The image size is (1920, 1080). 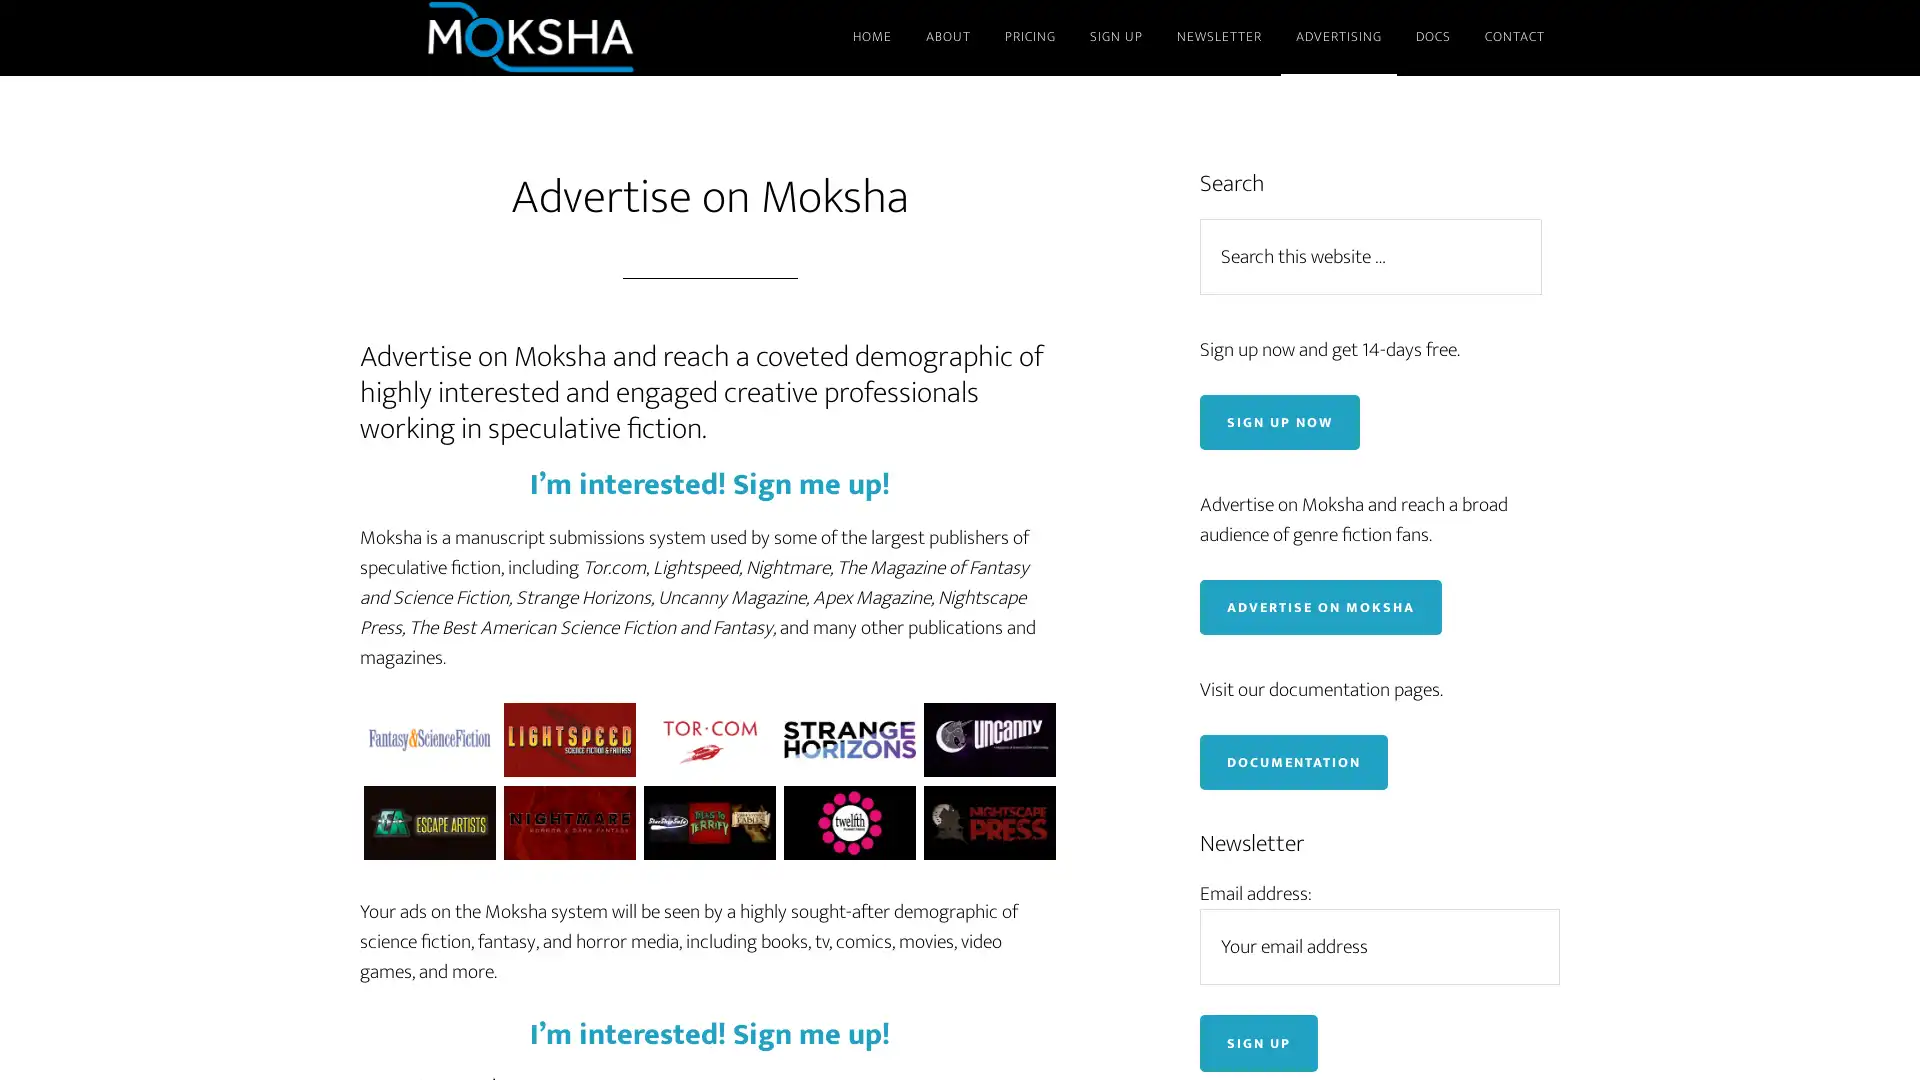 What do you see at coordinates (1257, 1041) in the screenshot?
I see `Sign up` at bounding box center [1257, 1041].